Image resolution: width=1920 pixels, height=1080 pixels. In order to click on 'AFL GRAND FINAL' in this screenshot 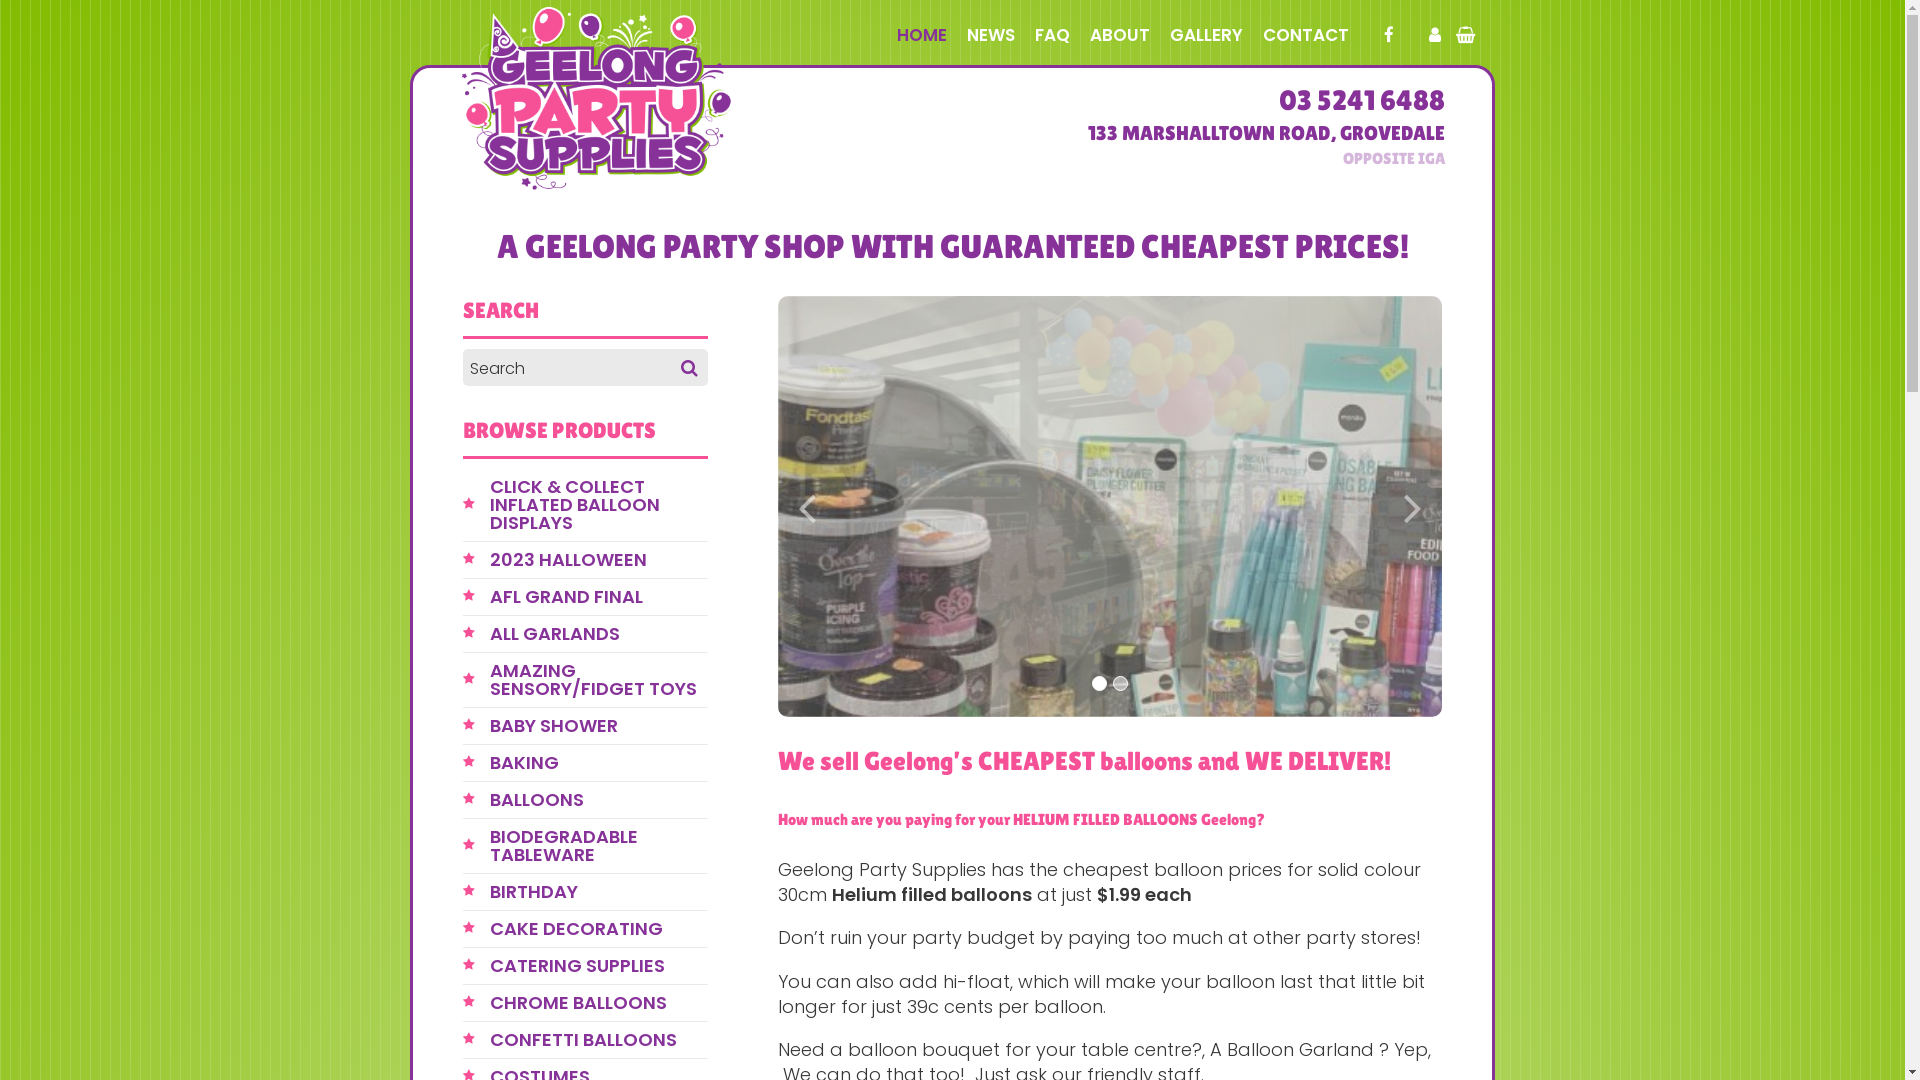, I will do `click(489, 596)`.